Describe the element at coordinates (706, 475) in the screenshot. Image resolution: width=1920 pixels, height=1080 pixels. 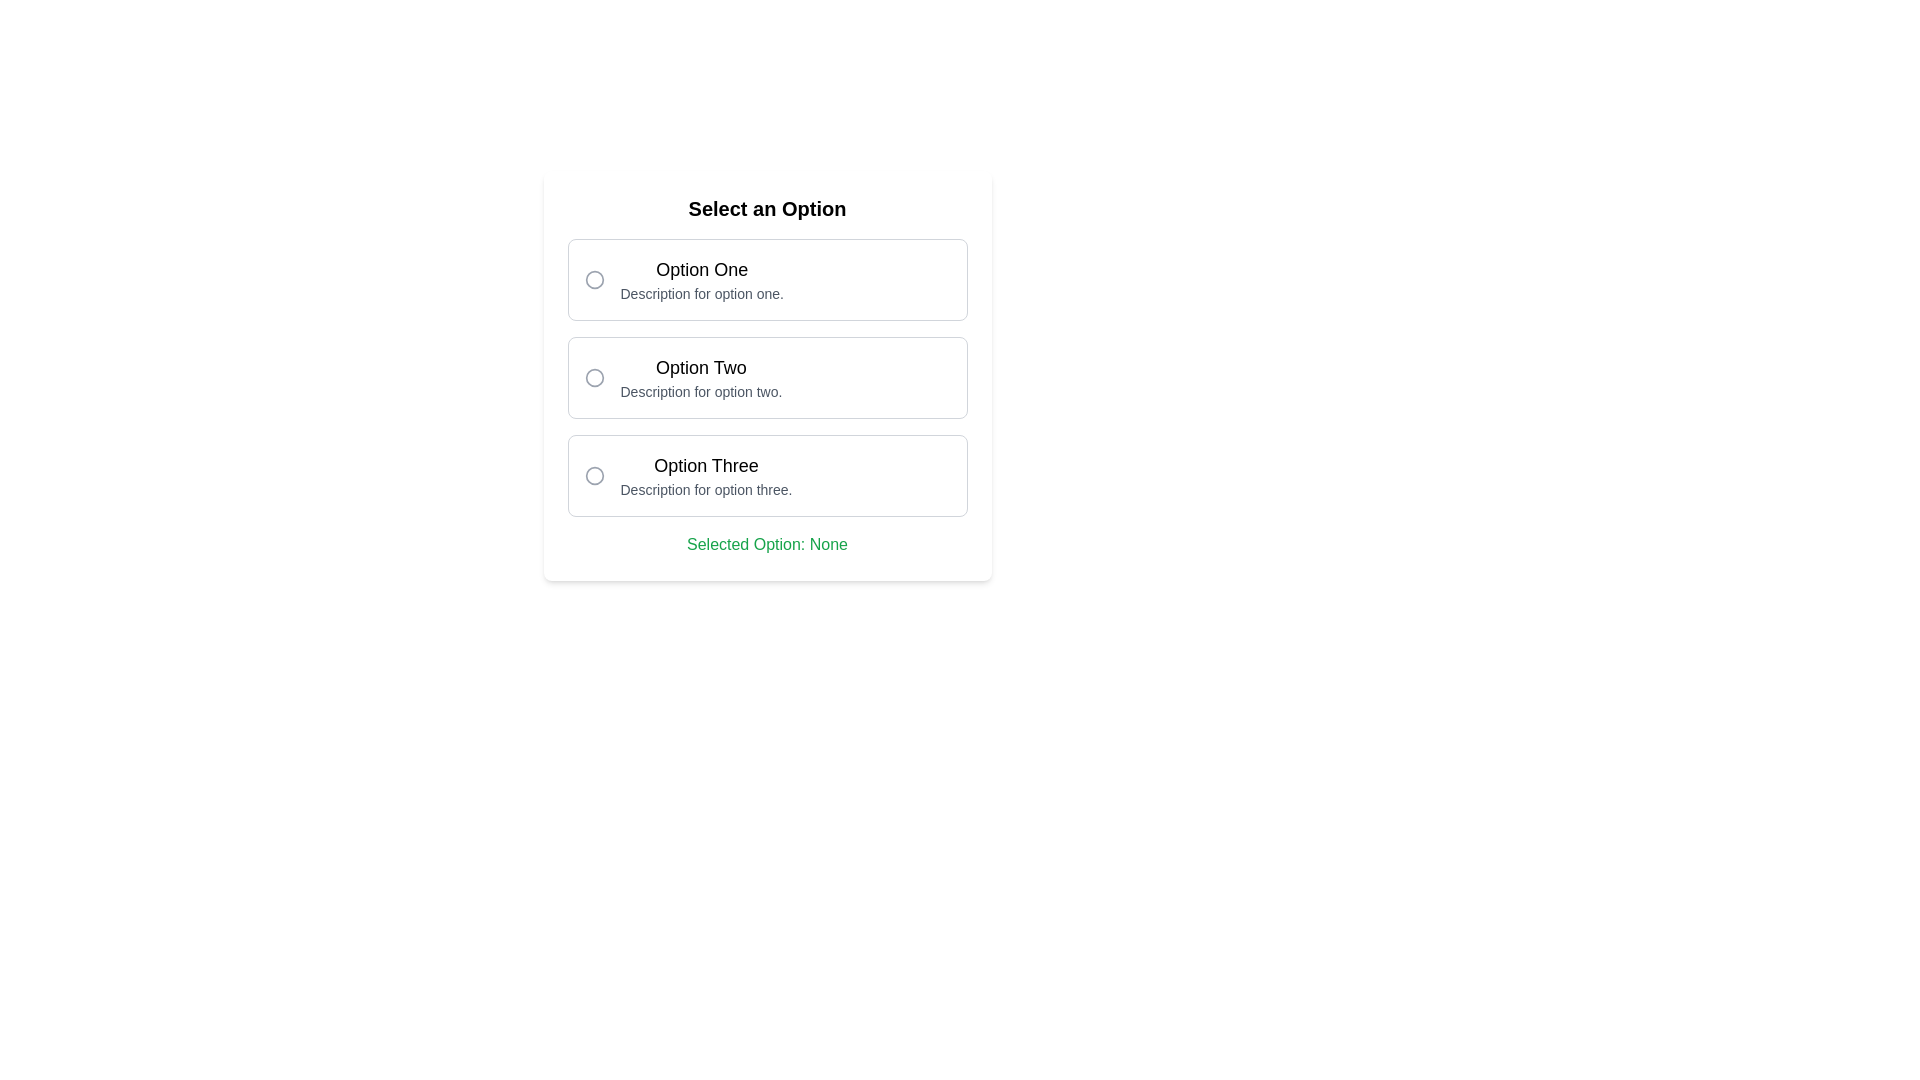
I see `the informational label that provides details about the third option available for selection, located between 'Option Two' and the footer` at that location.